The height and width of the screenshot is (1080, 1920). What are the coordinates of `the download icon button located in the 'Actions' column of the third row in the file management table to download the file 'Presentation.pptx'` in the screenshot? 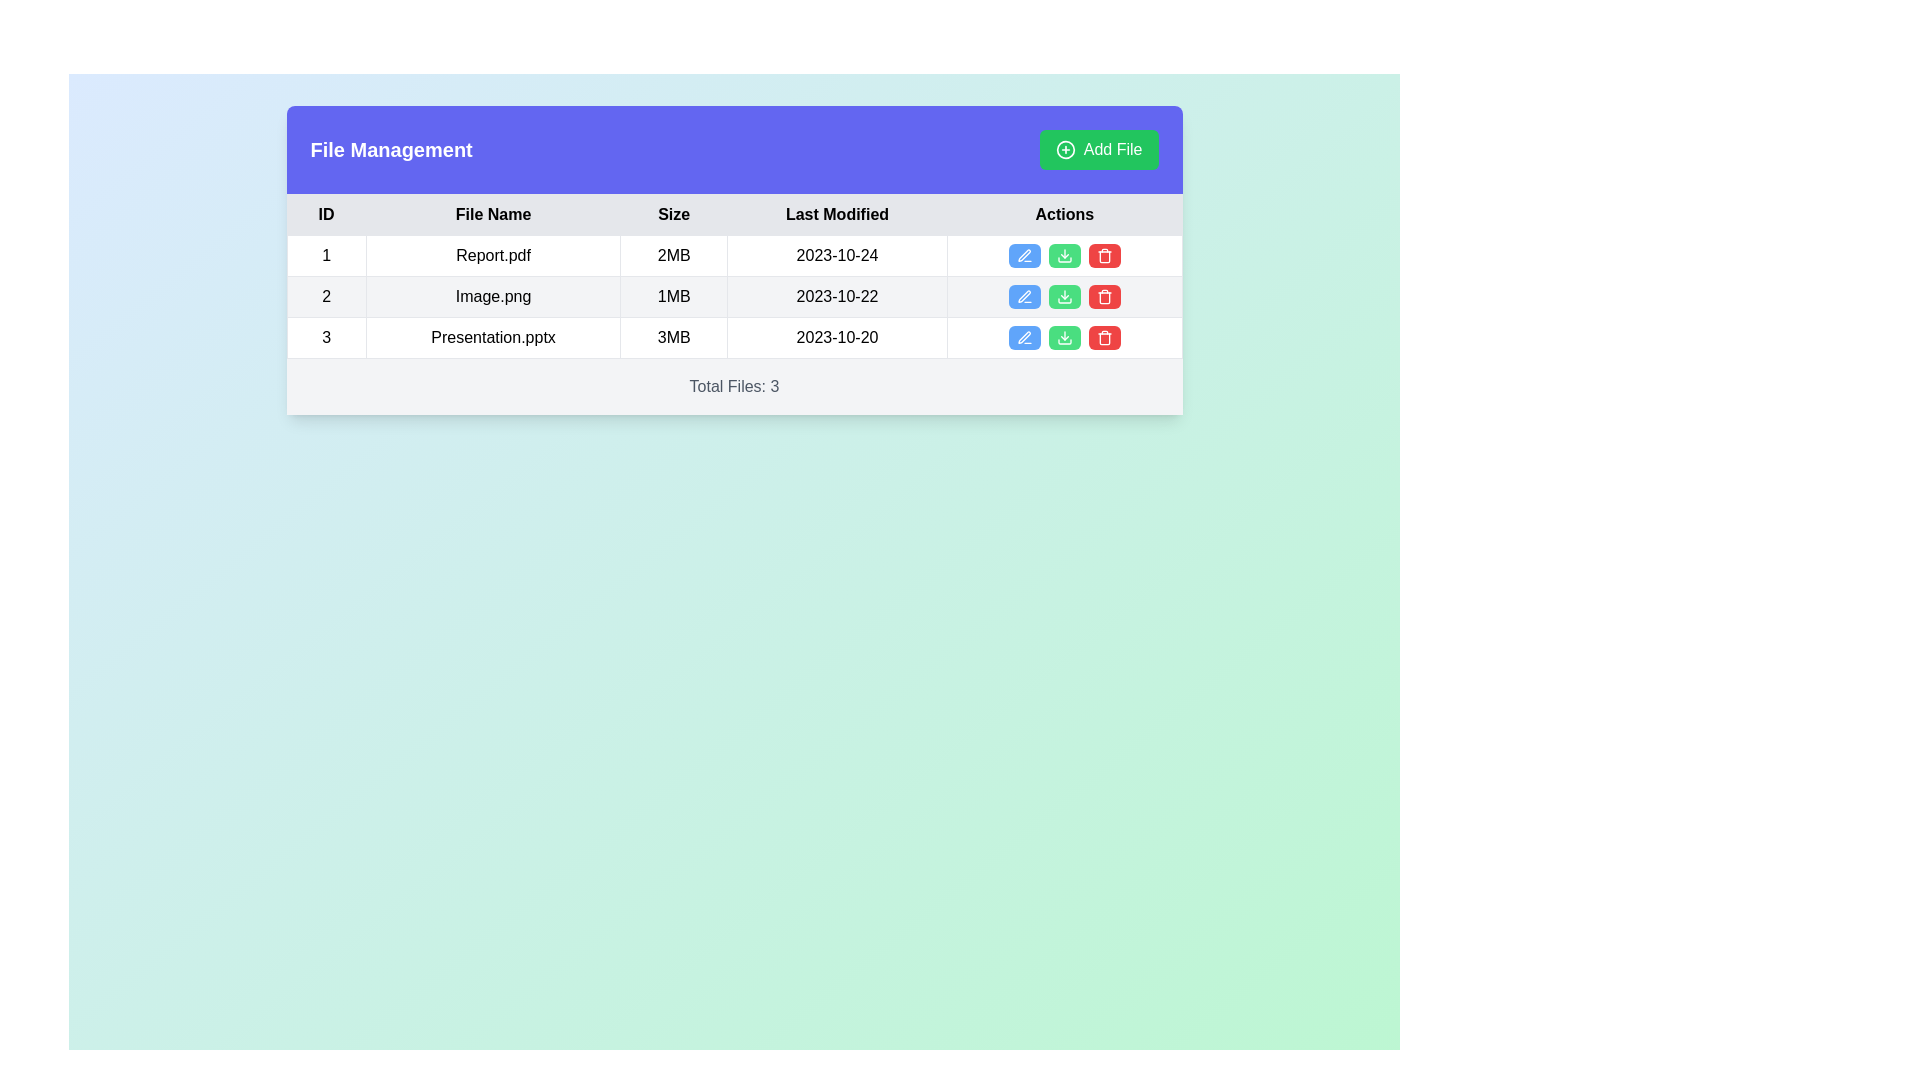 It's located at (1063, 297).